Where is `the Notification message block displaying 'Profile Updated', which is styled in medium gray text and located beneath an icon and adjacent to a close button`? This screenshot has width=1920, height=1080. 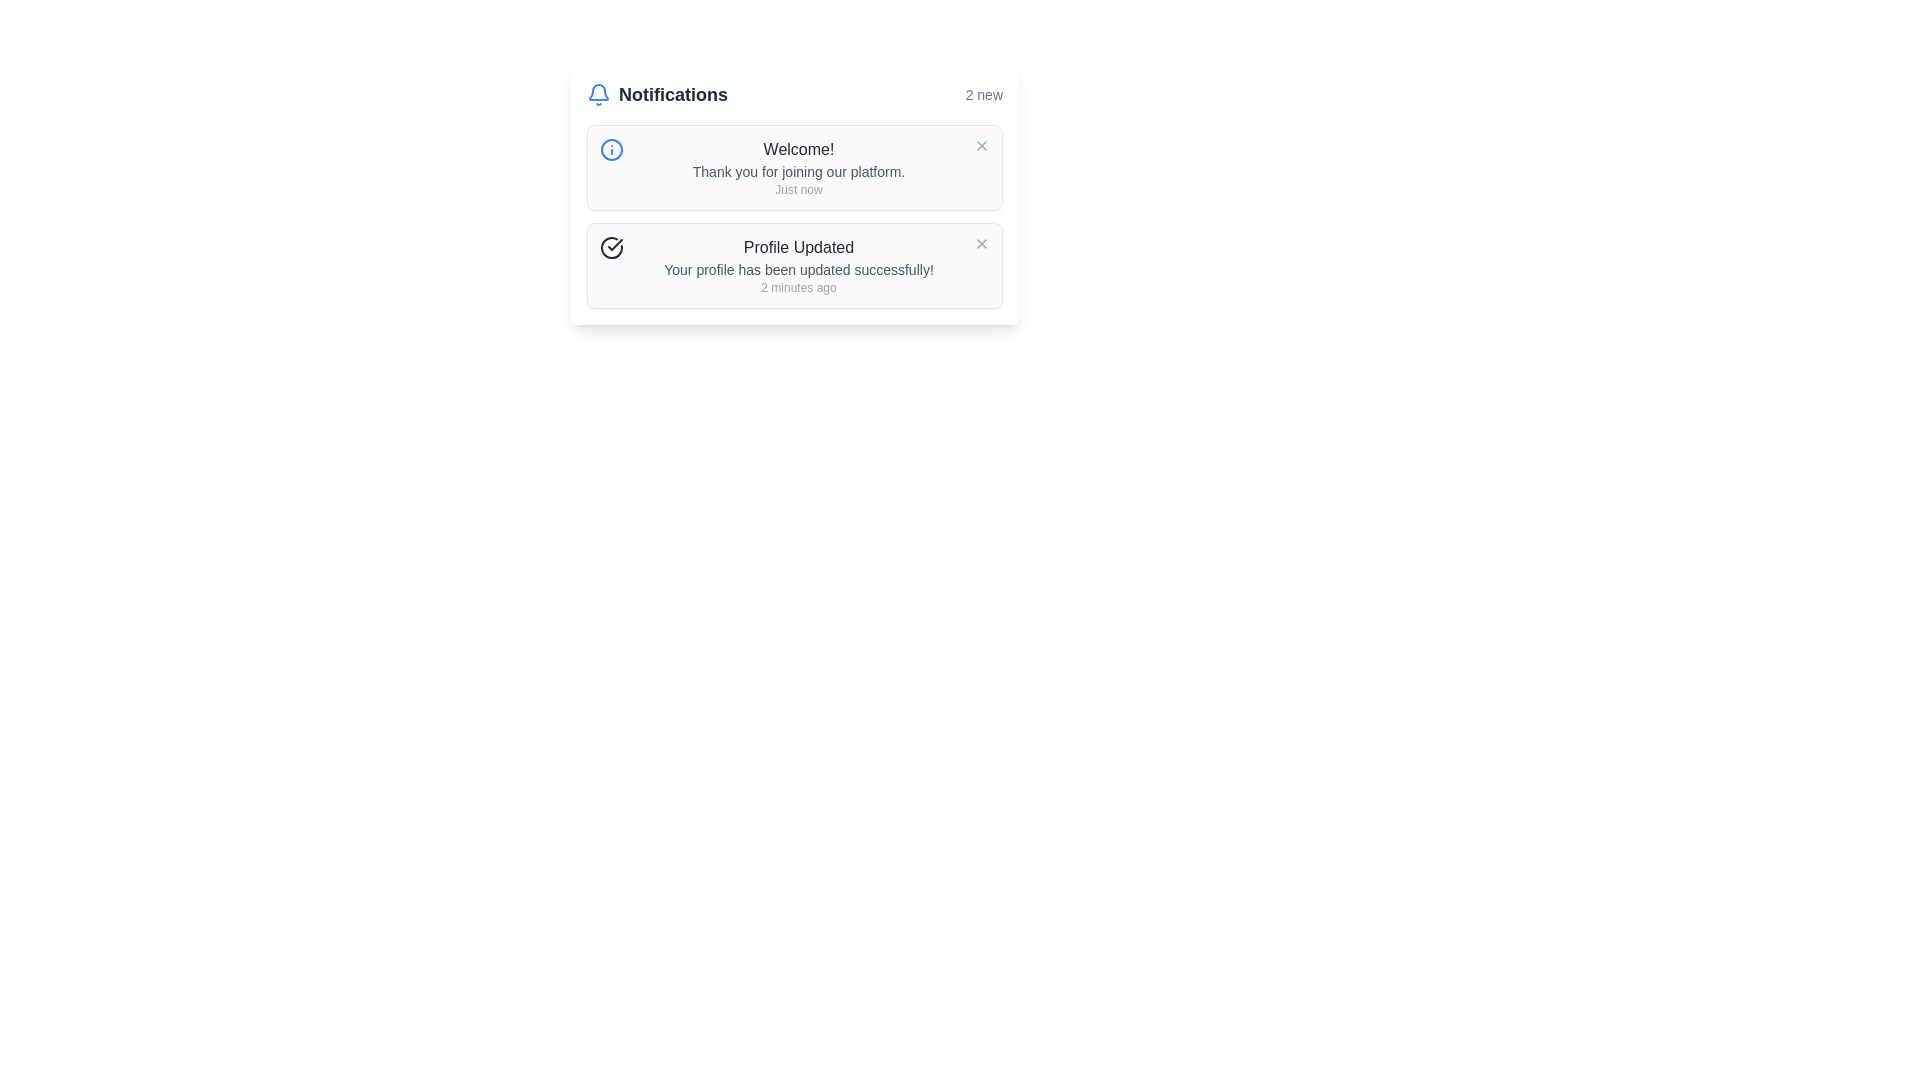 the Notification message block displaying 'Profile Updated', which is styled in medium gray text and located beneath an icon and adjacent to a close button is located at coordinates (797, 265).